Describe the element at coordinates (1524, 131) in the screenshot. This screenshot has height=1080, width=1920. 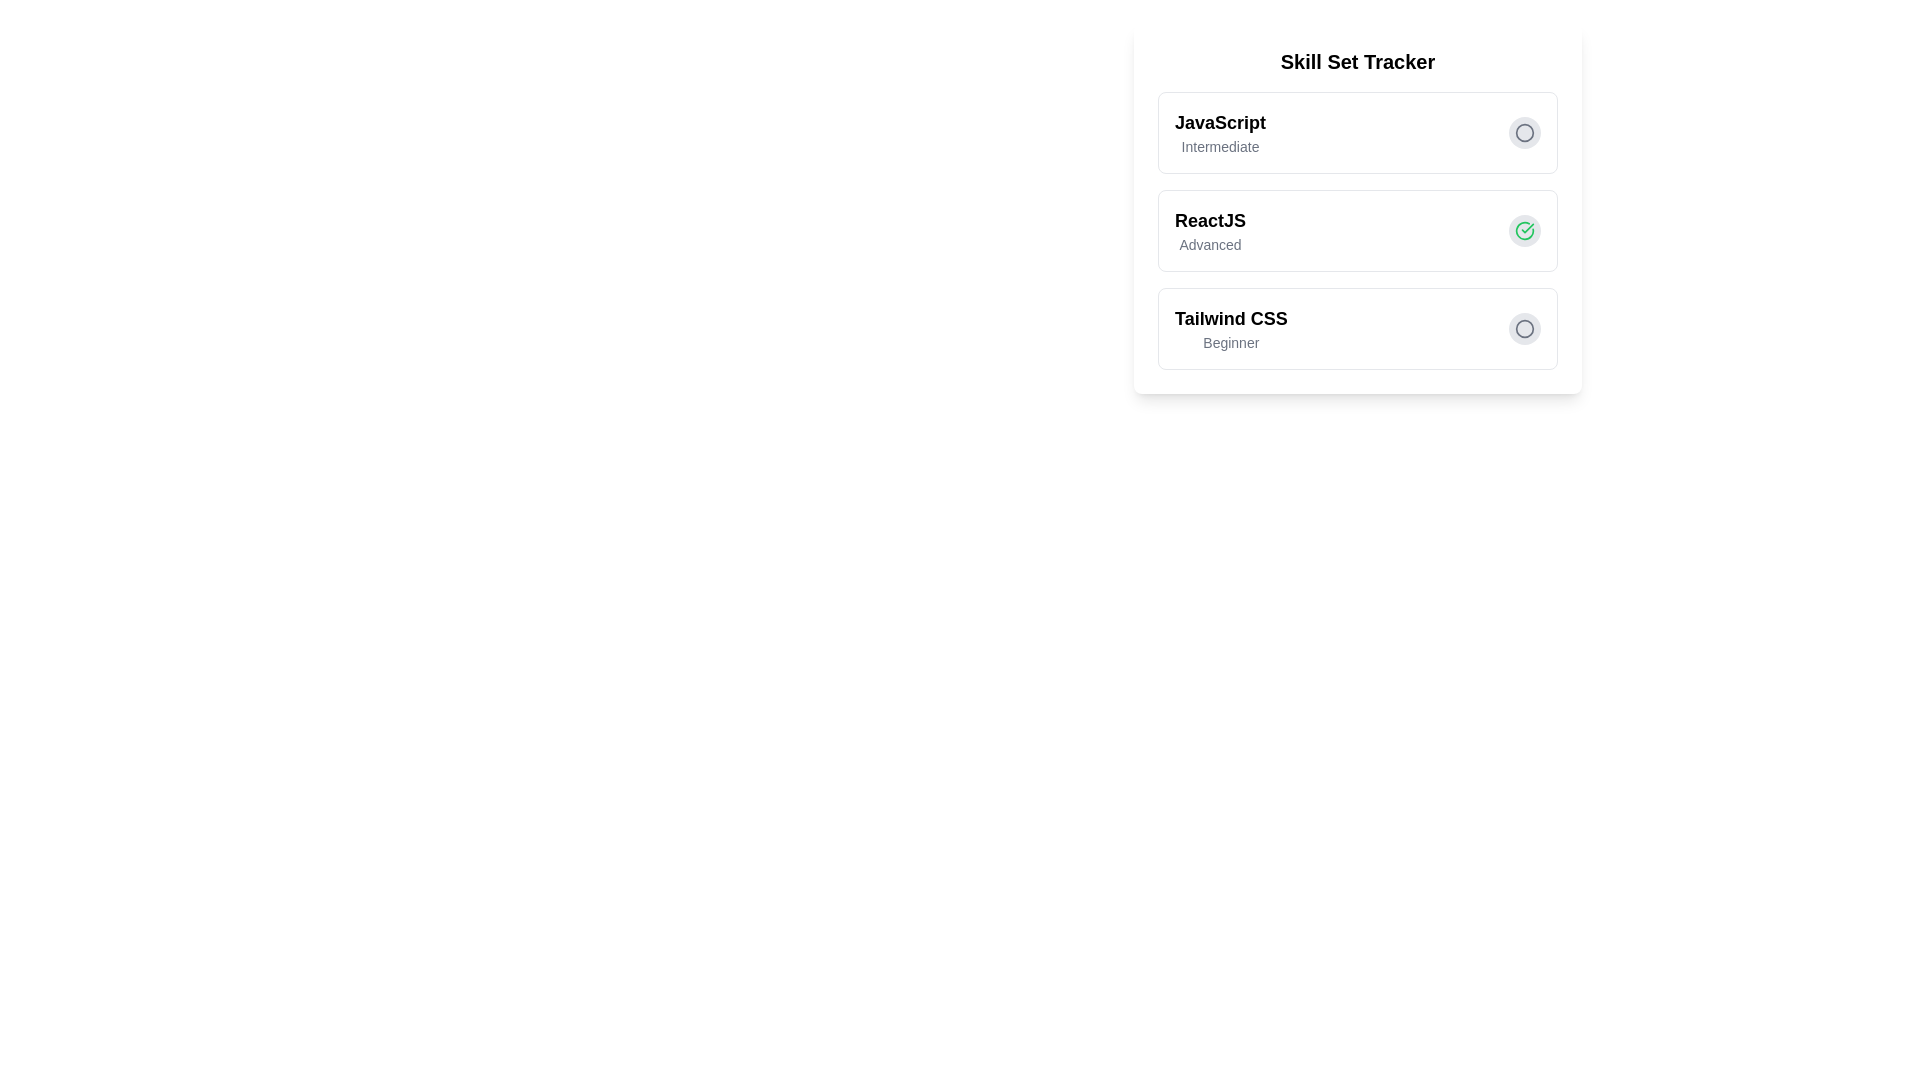
I see `the Circular Indicator for 'Tailwind CSS - Beginner' in the skills list, which is a gray-toned progress indicator aligned to the right side of the item's row` at that location.